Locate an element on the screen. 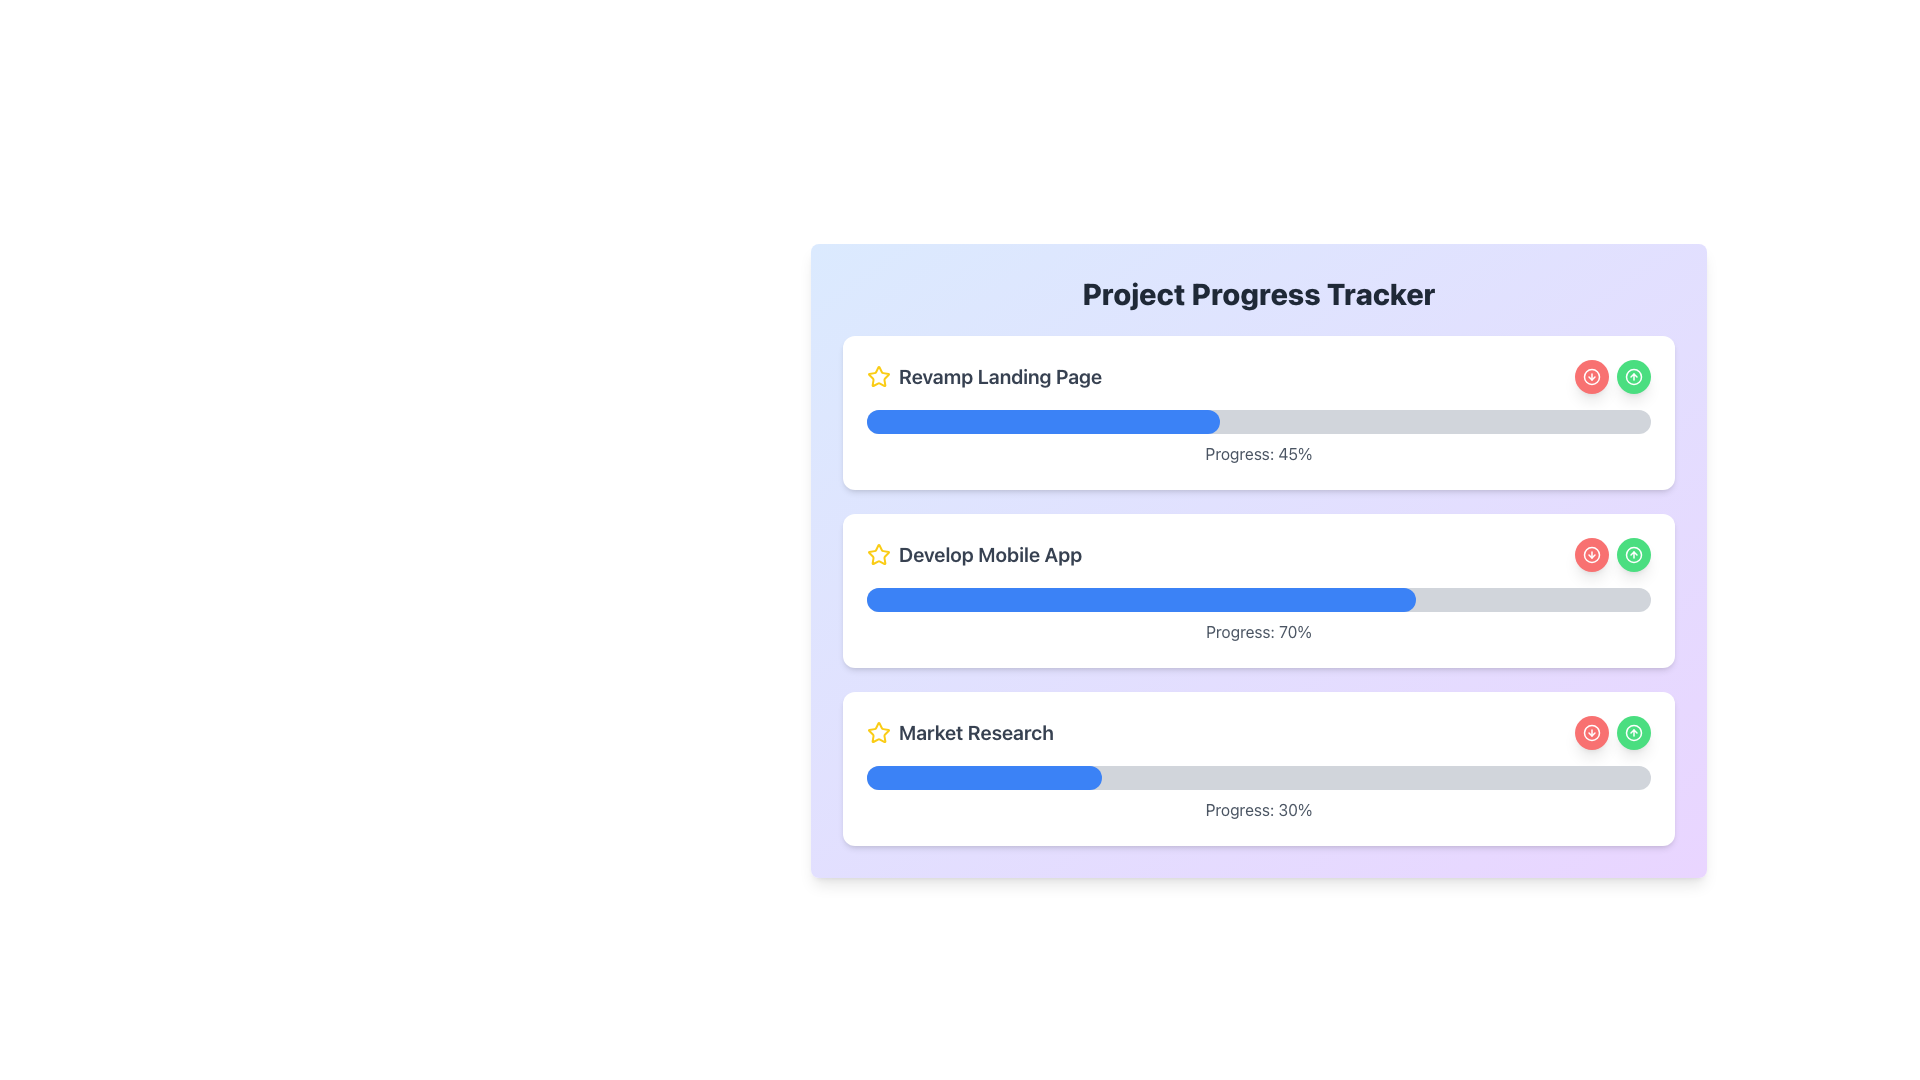 The width and height of the screenshot is (1920, 1080). the text label with icon that displays the title of a task in the progress tracking interface, located between the 'Develop Mobile App' card and the progress indicator is located at coordinates (960, 732).